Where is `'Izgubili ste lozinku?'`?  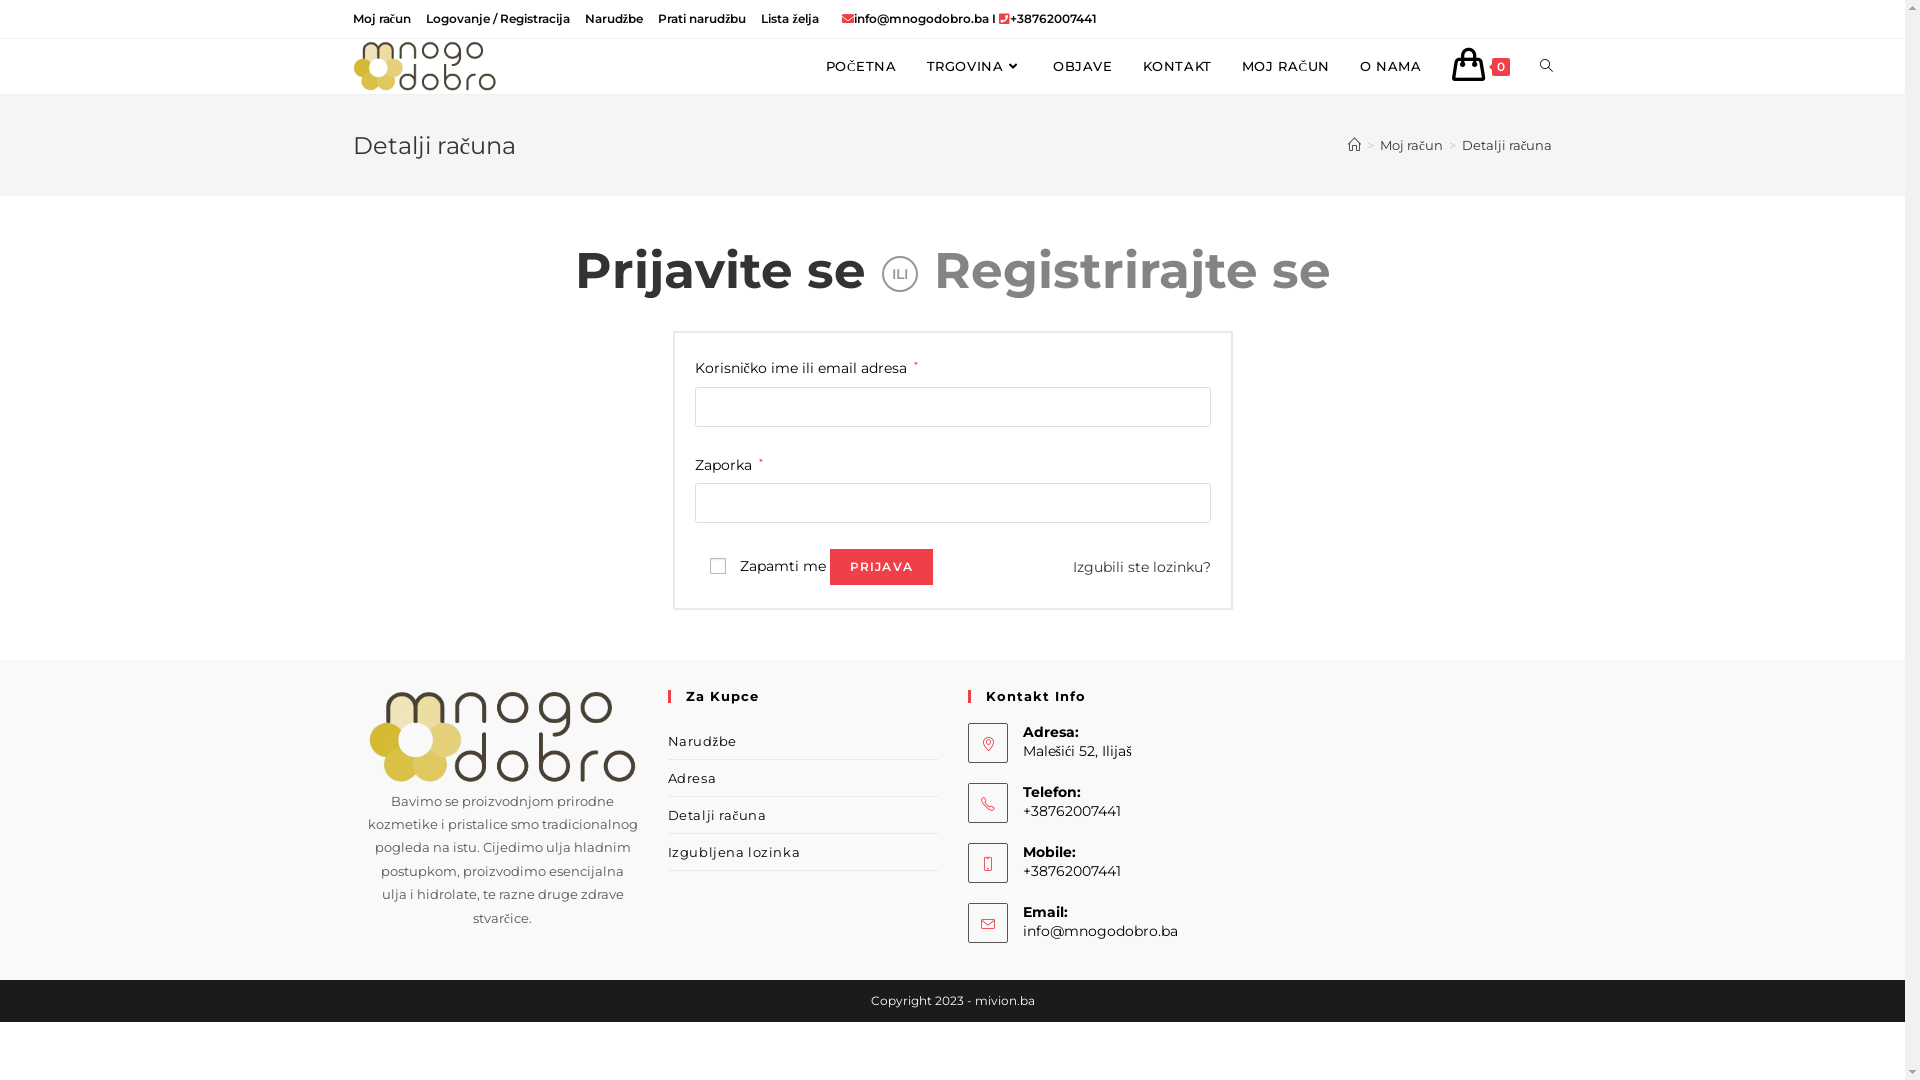 'Izgubili ste lozinku?' is located at coordinates (1141, 567).